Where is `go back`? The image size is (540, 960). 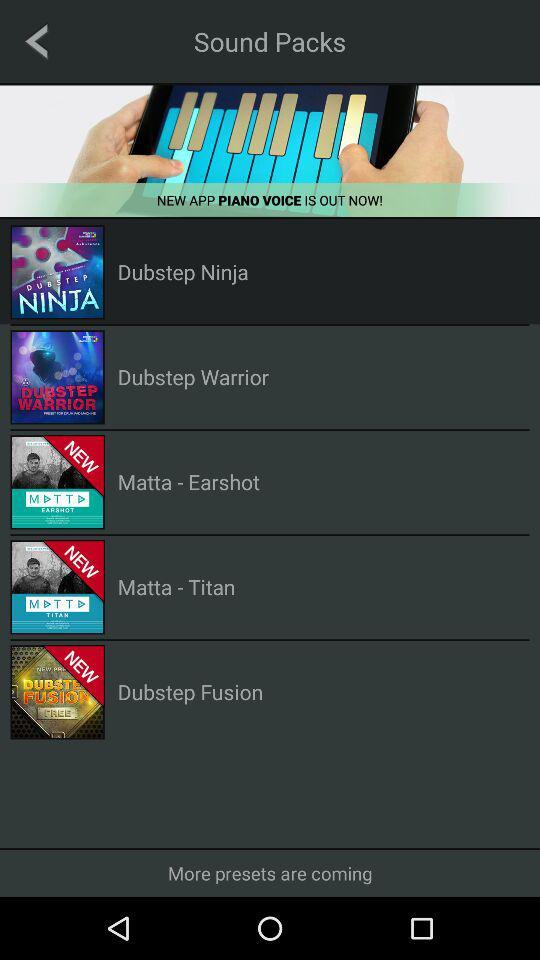 go back is located at coordinates (36, 40).